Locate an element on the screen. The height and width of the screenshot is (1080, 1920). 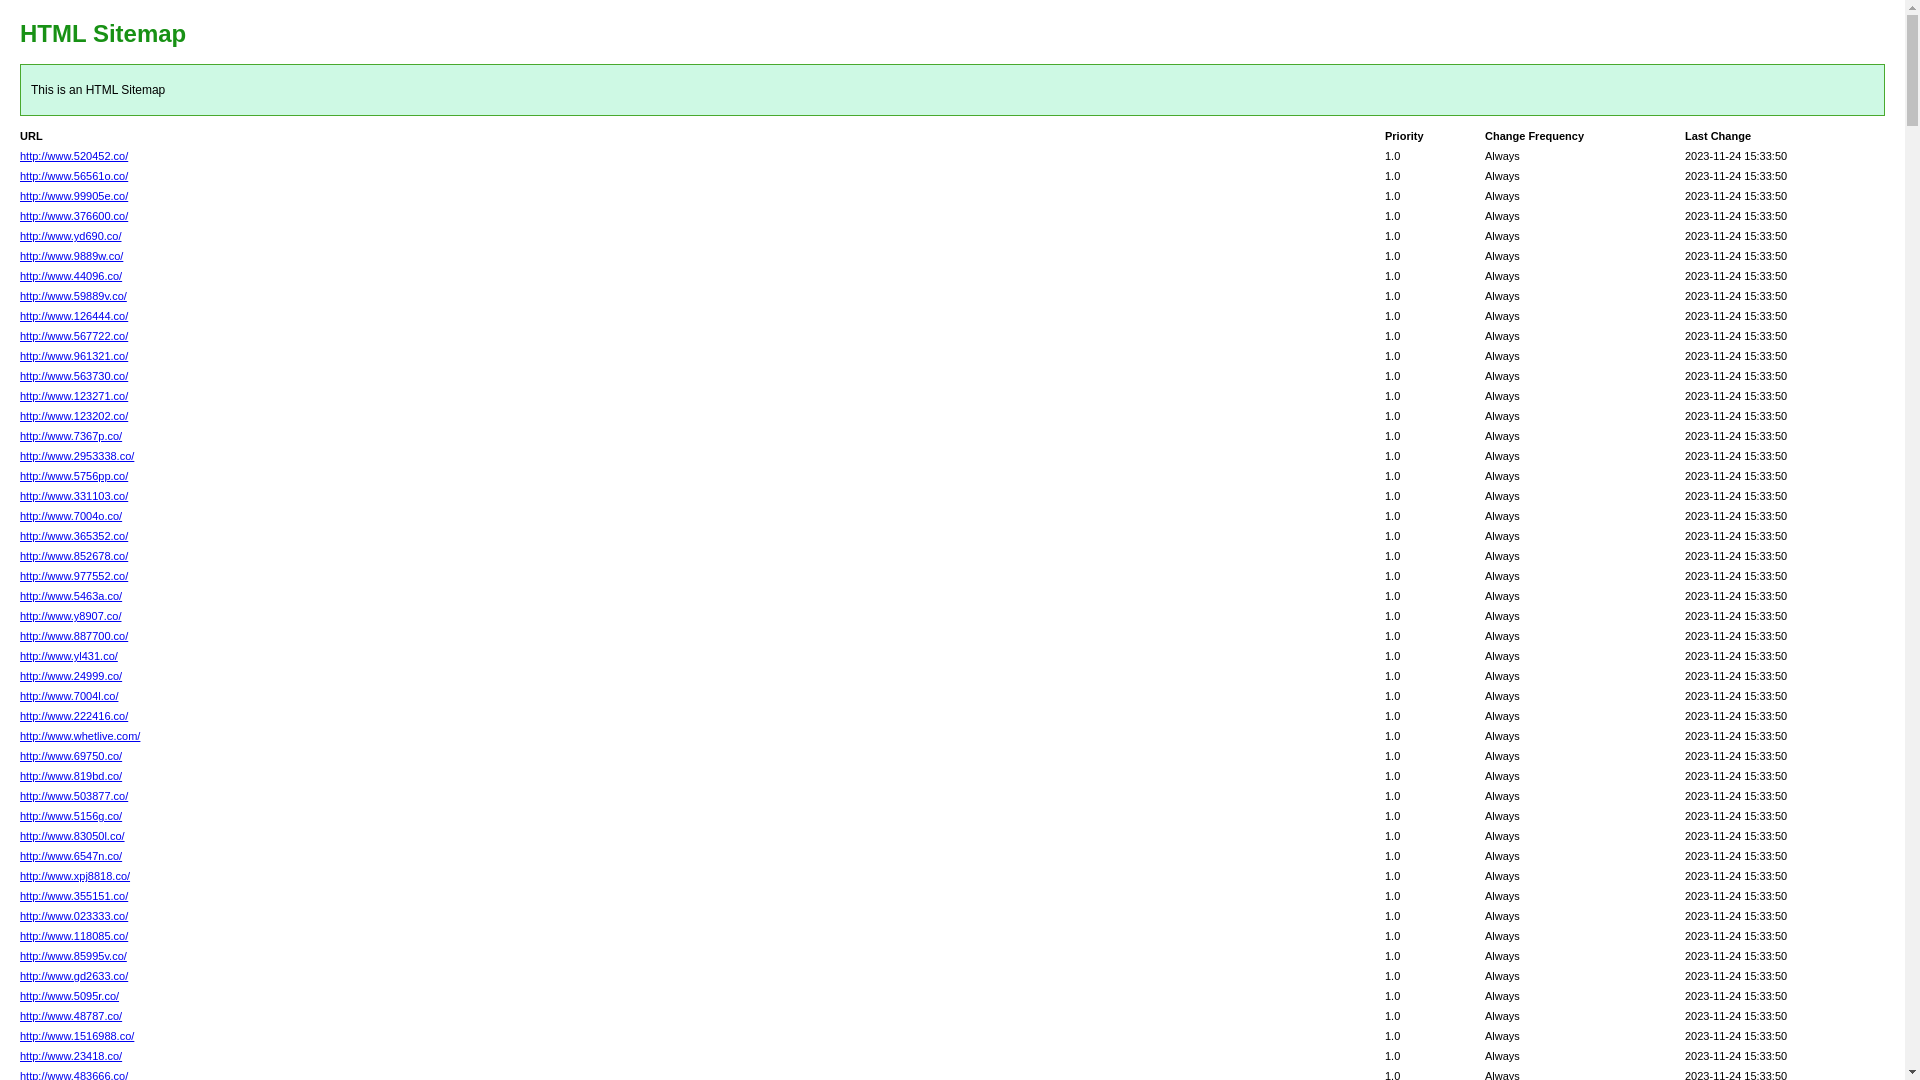
'http://www.222416.co/' is located at coordinates (73, 715).